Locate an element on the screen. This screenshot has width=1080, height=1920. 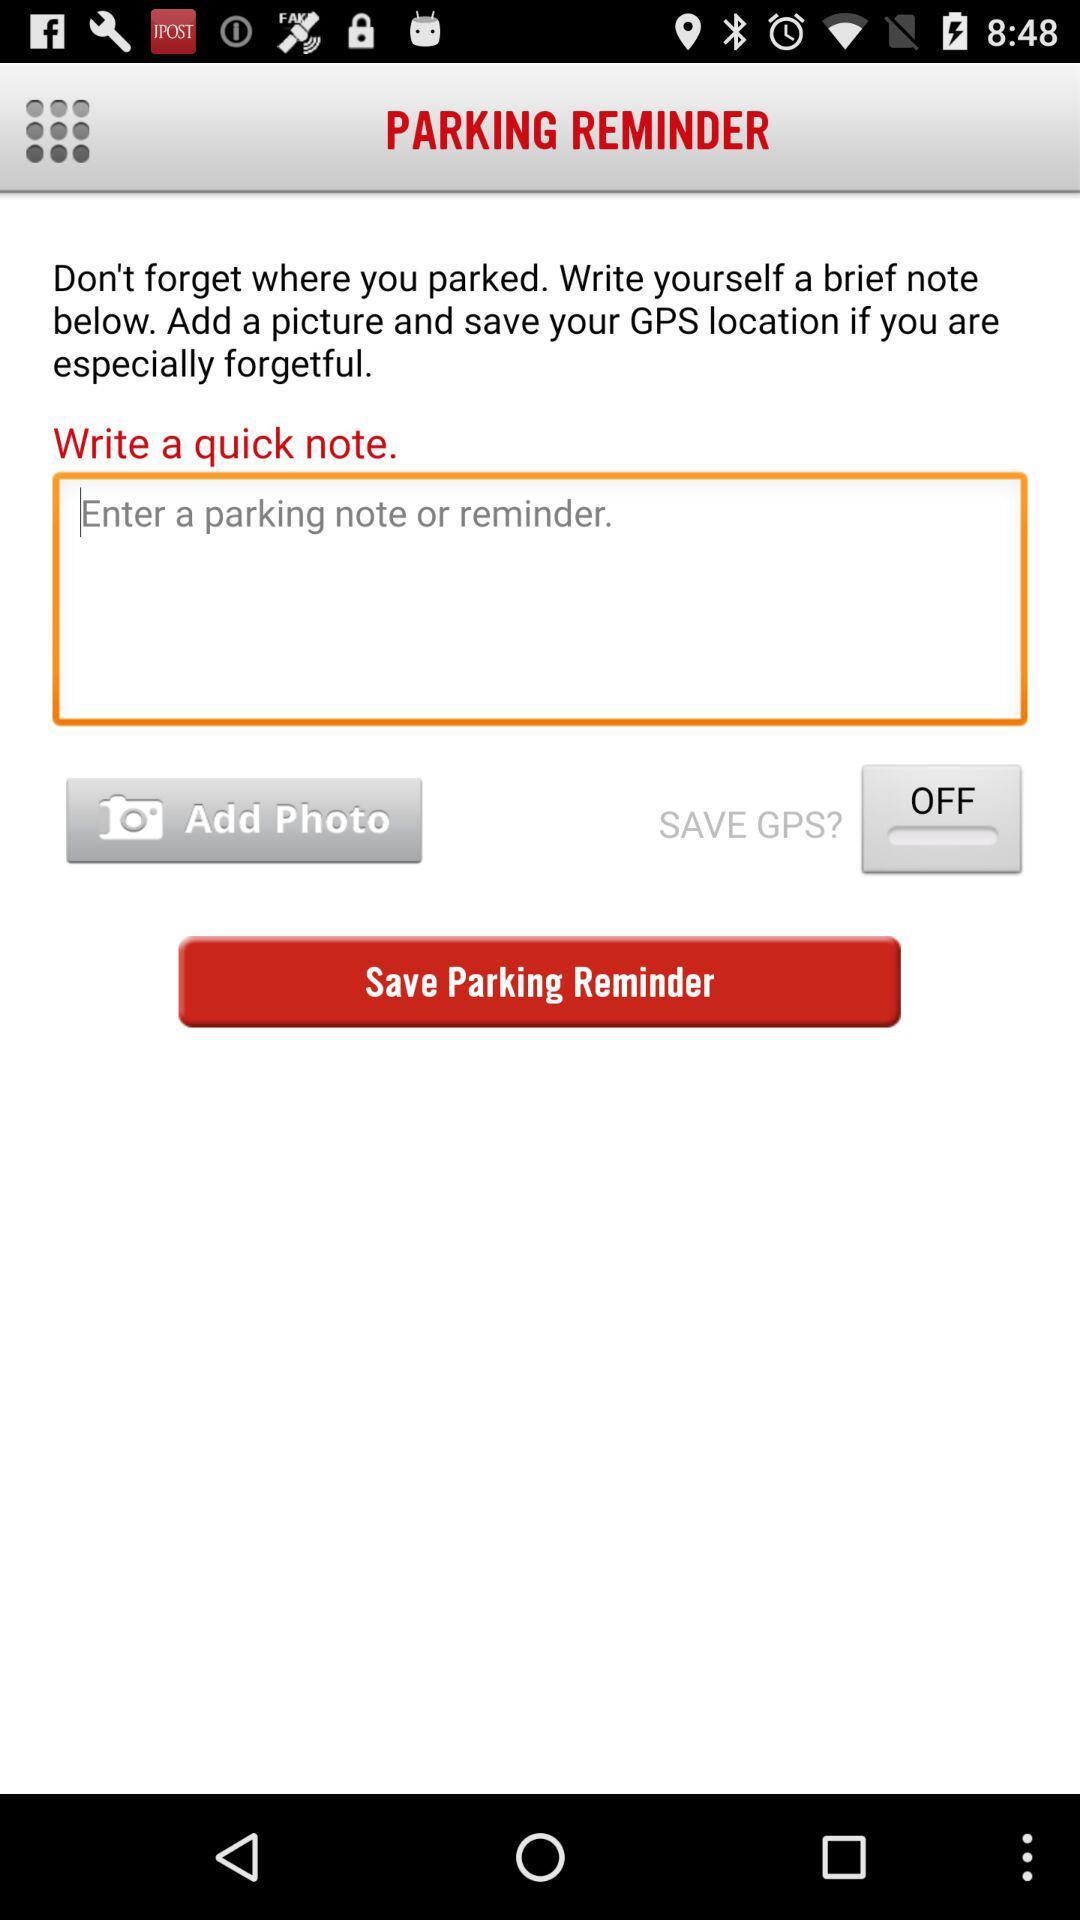
the app to the right of save gps? is located at coordinates (941, 823).